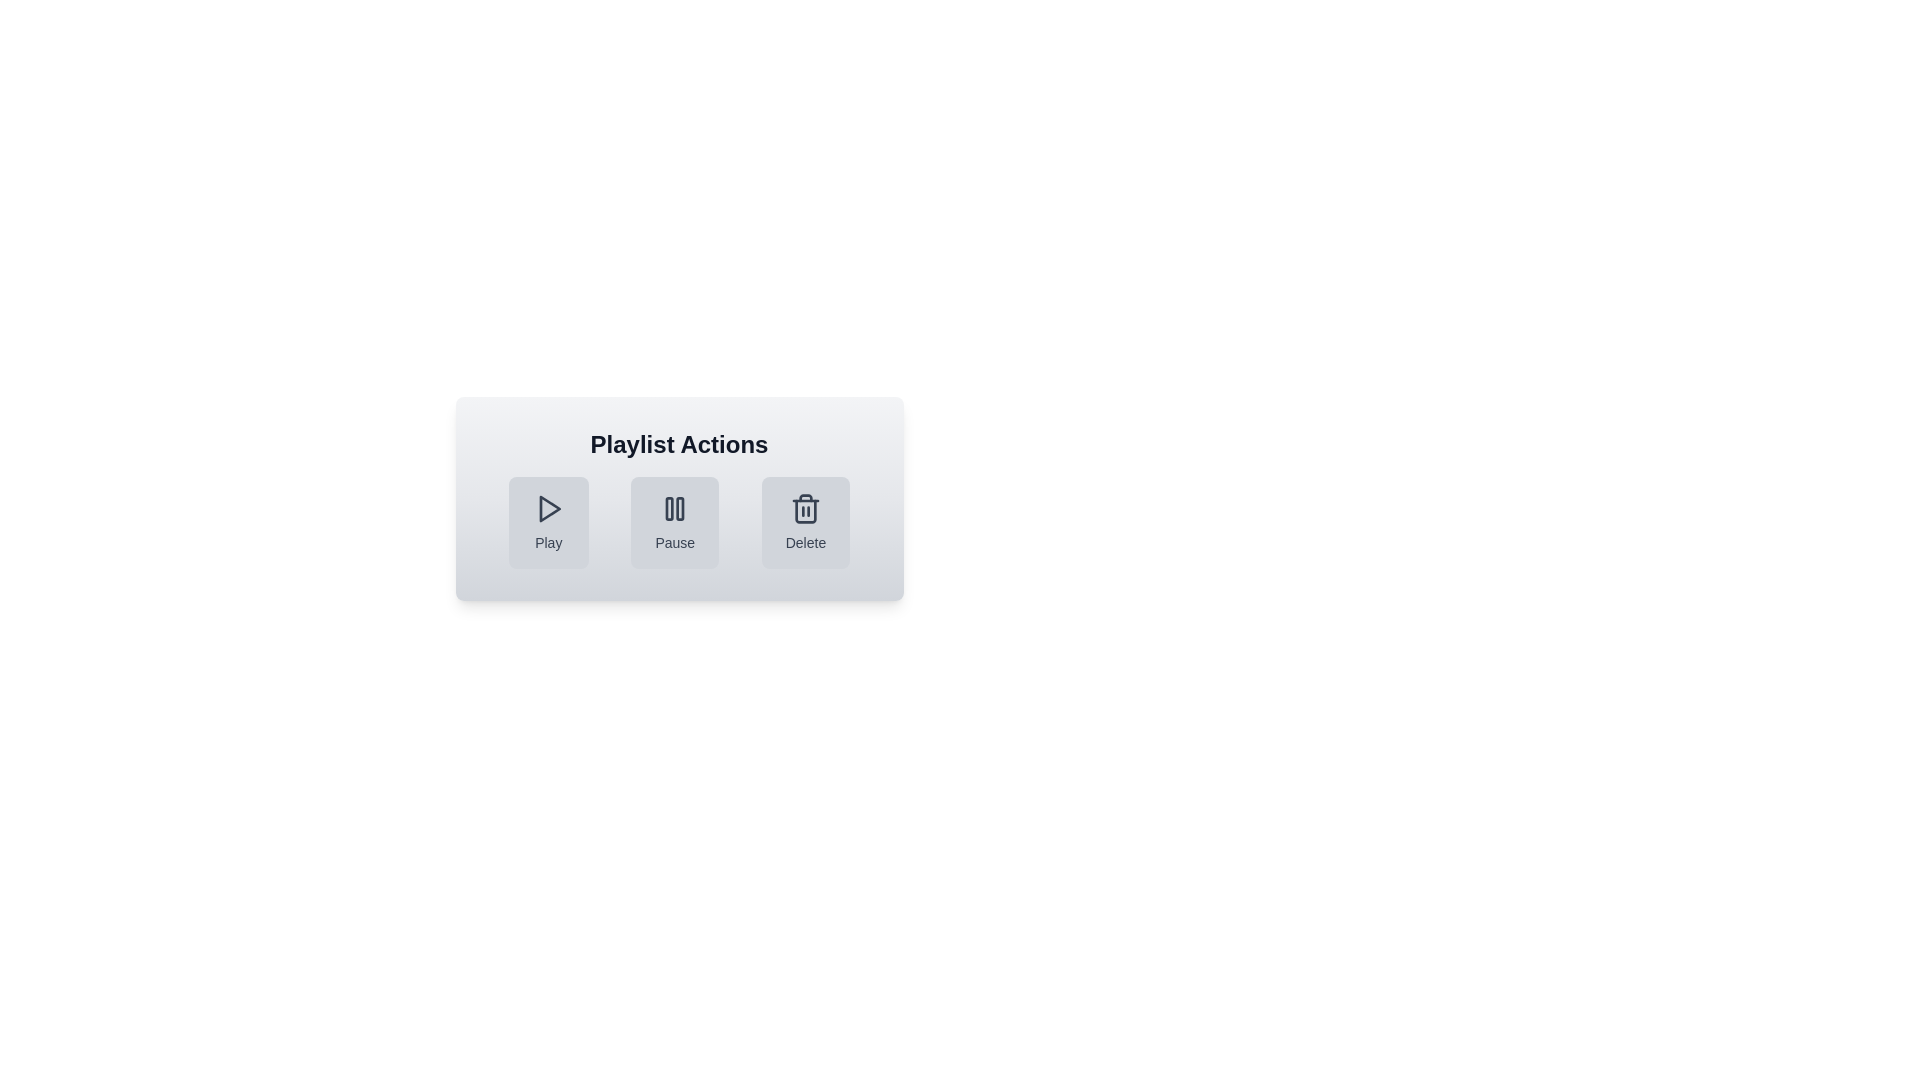 The height and width of the screenshot is (1080, 1920). Describe the element at coordinates (548, 522) in the screenshot. I see `the Play button to perform the corresponding action` at that location.